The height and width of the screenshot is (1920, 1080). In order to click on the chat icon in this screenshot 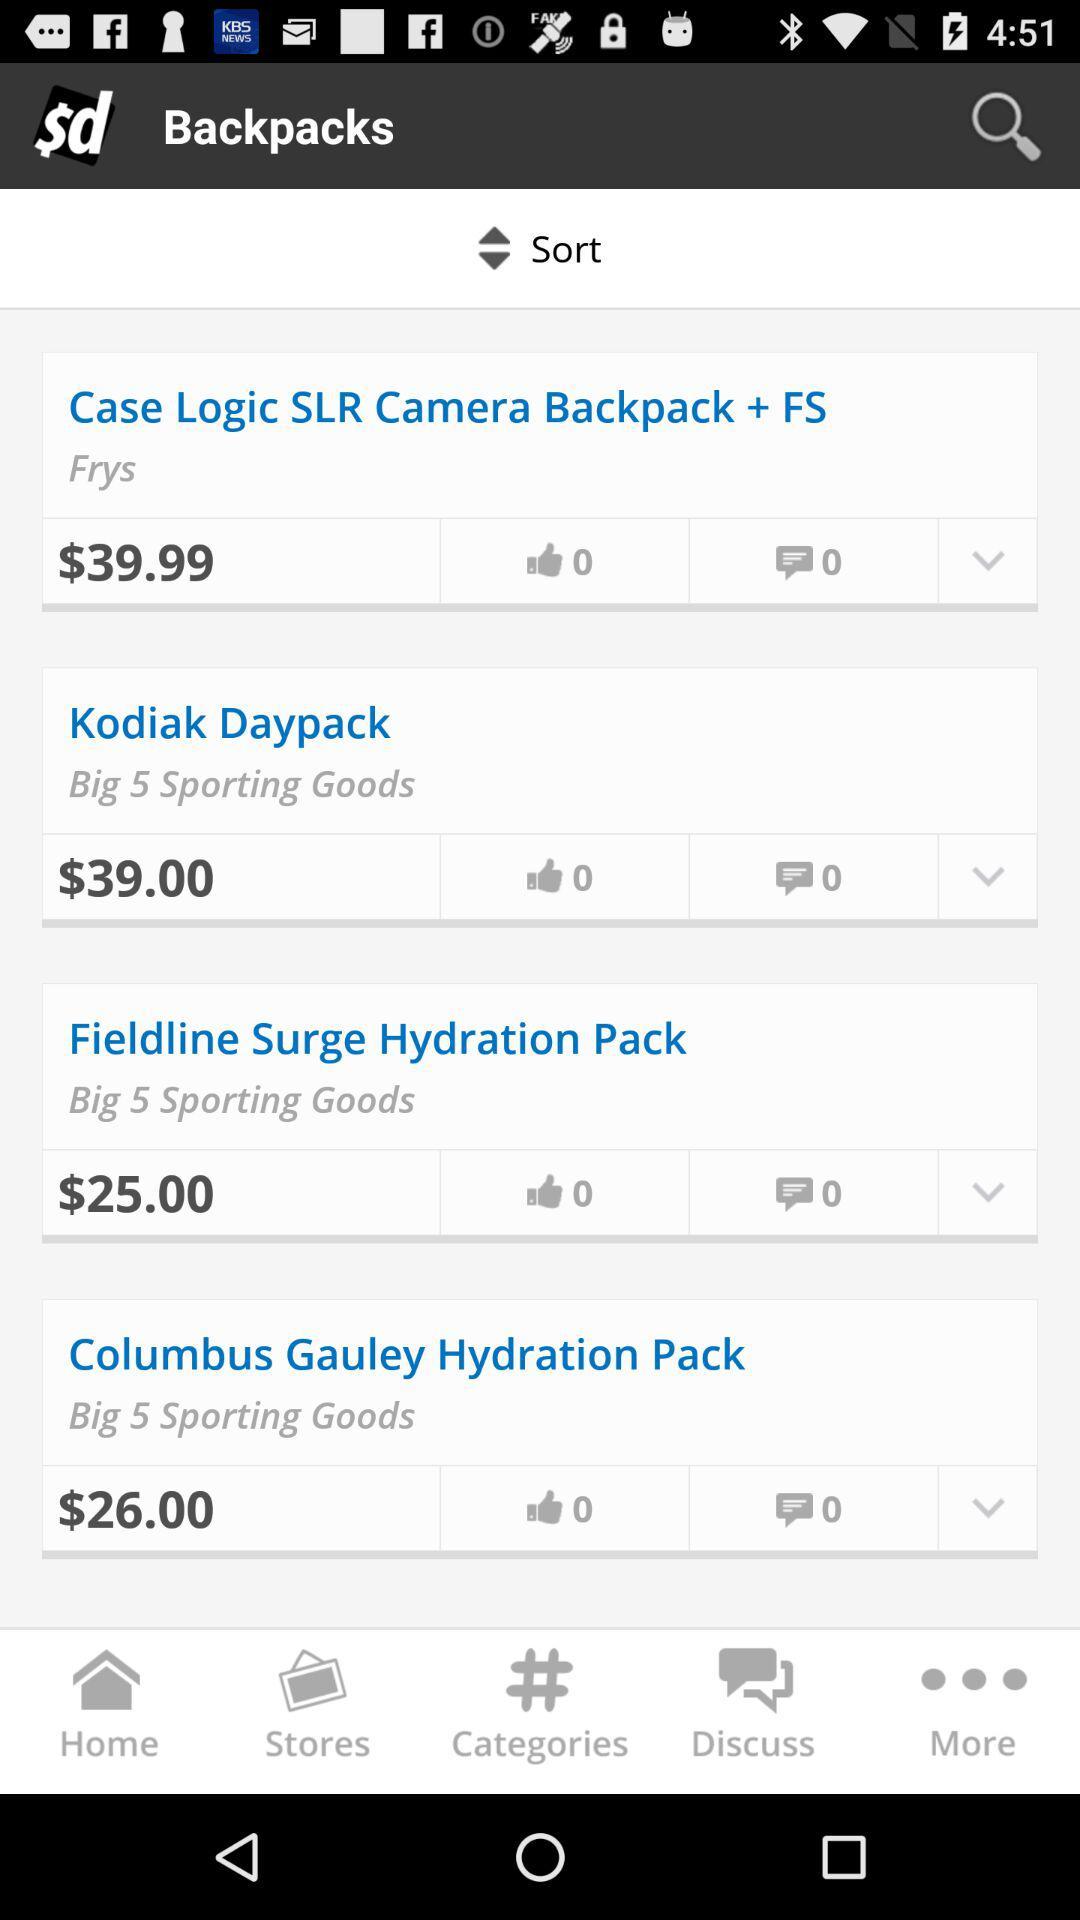, I will do `click(756, 1836)`.